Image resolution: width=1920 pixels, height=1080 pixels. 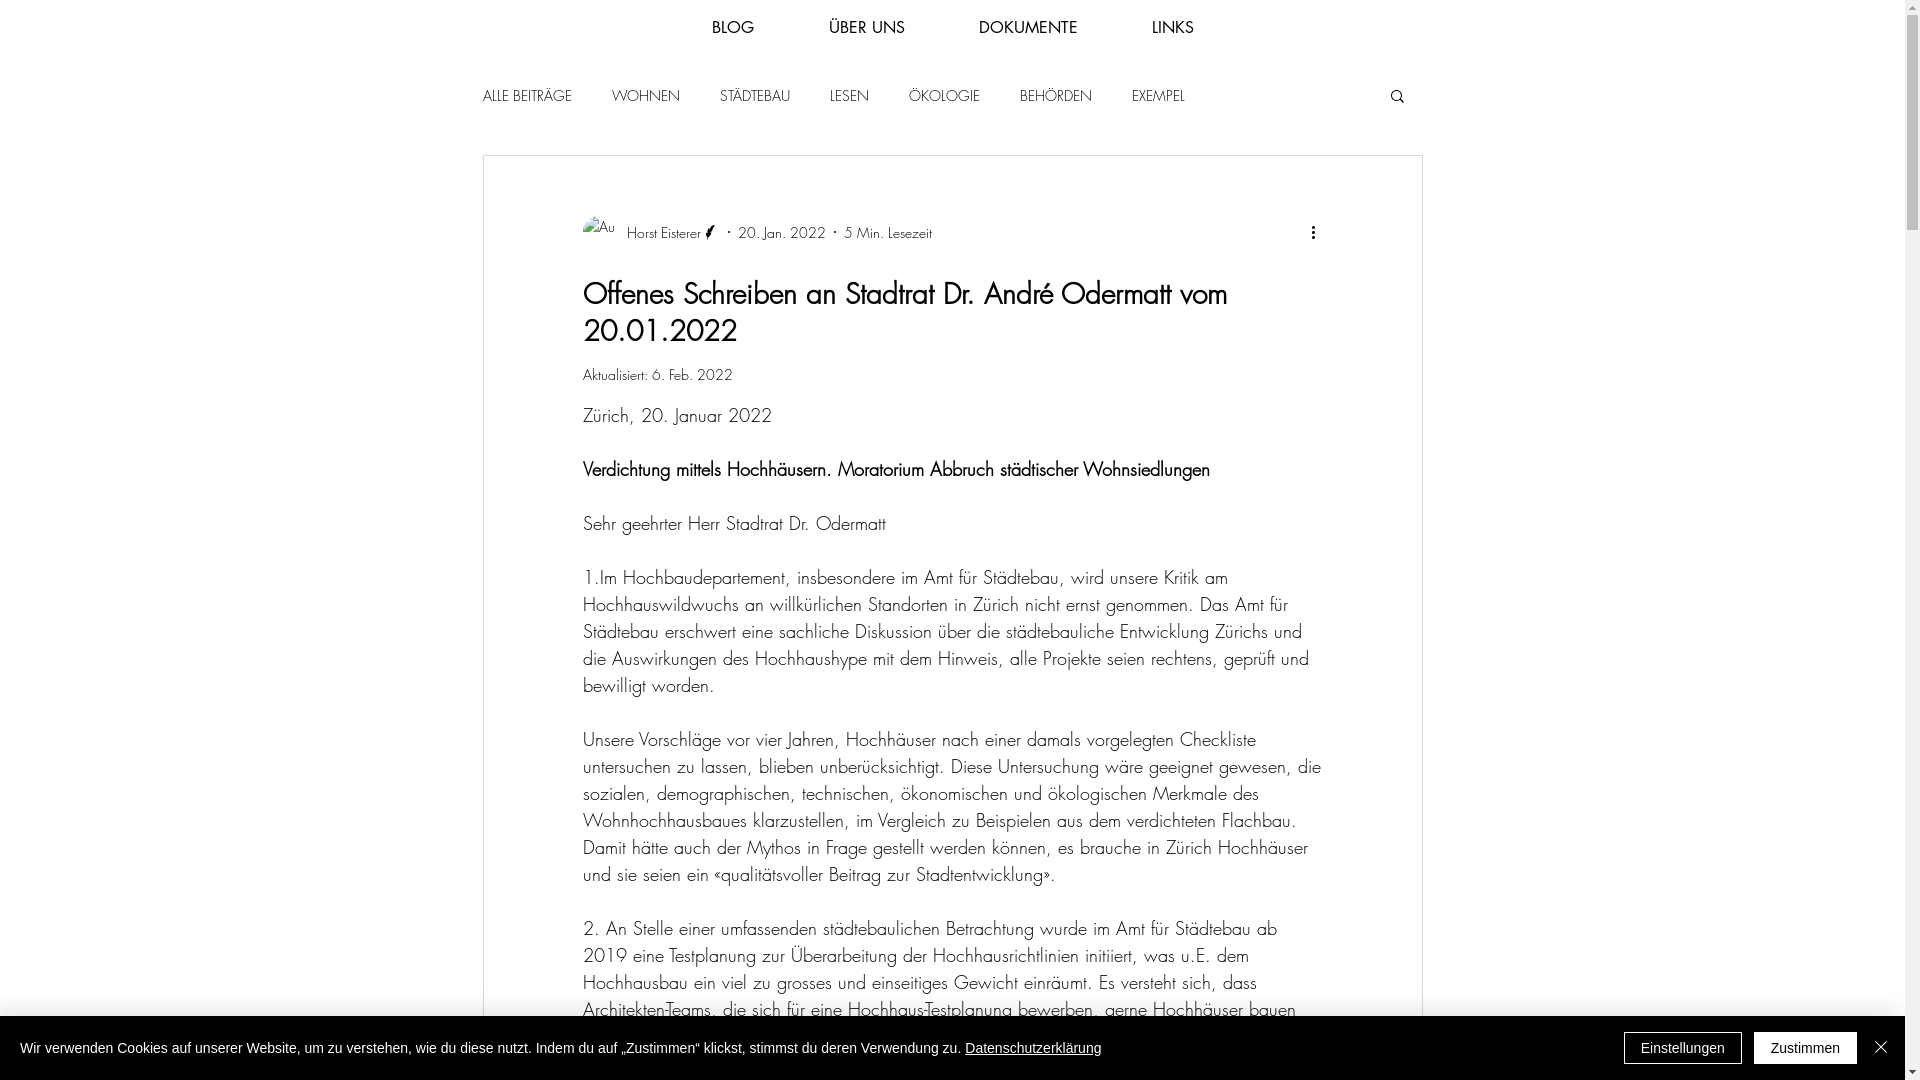 What do you see at coordinates (1752, 1047) in the screenshot?
I see `'Zustimmen'` at bounding box center [1752, 1047].